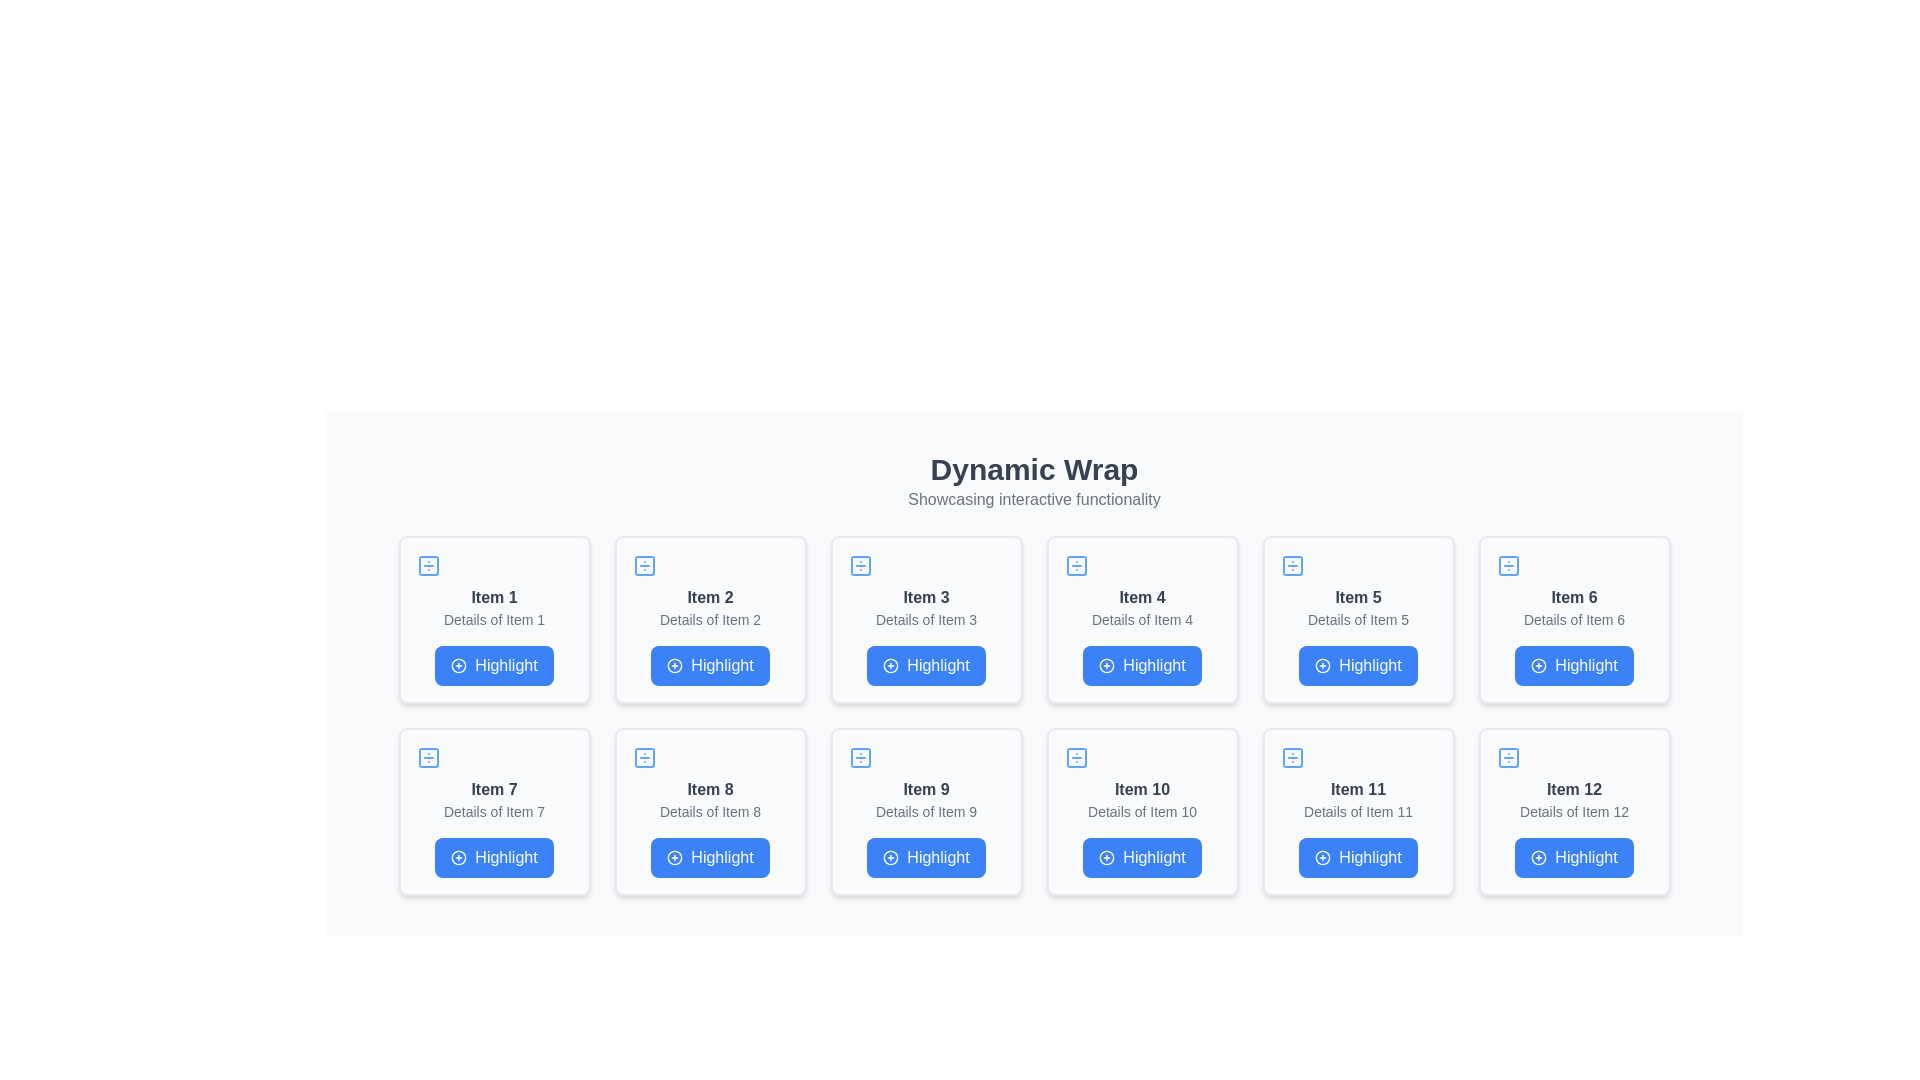 This screenshot has height=1080, width=1920. What do you see at coordinates (1508, 758) in the screenshot?
I see `the small rounded rectangle located at the center of the grid icon representing the 'square-divide' symbol in 'Item 12'` at bounding box center [1508, 758].